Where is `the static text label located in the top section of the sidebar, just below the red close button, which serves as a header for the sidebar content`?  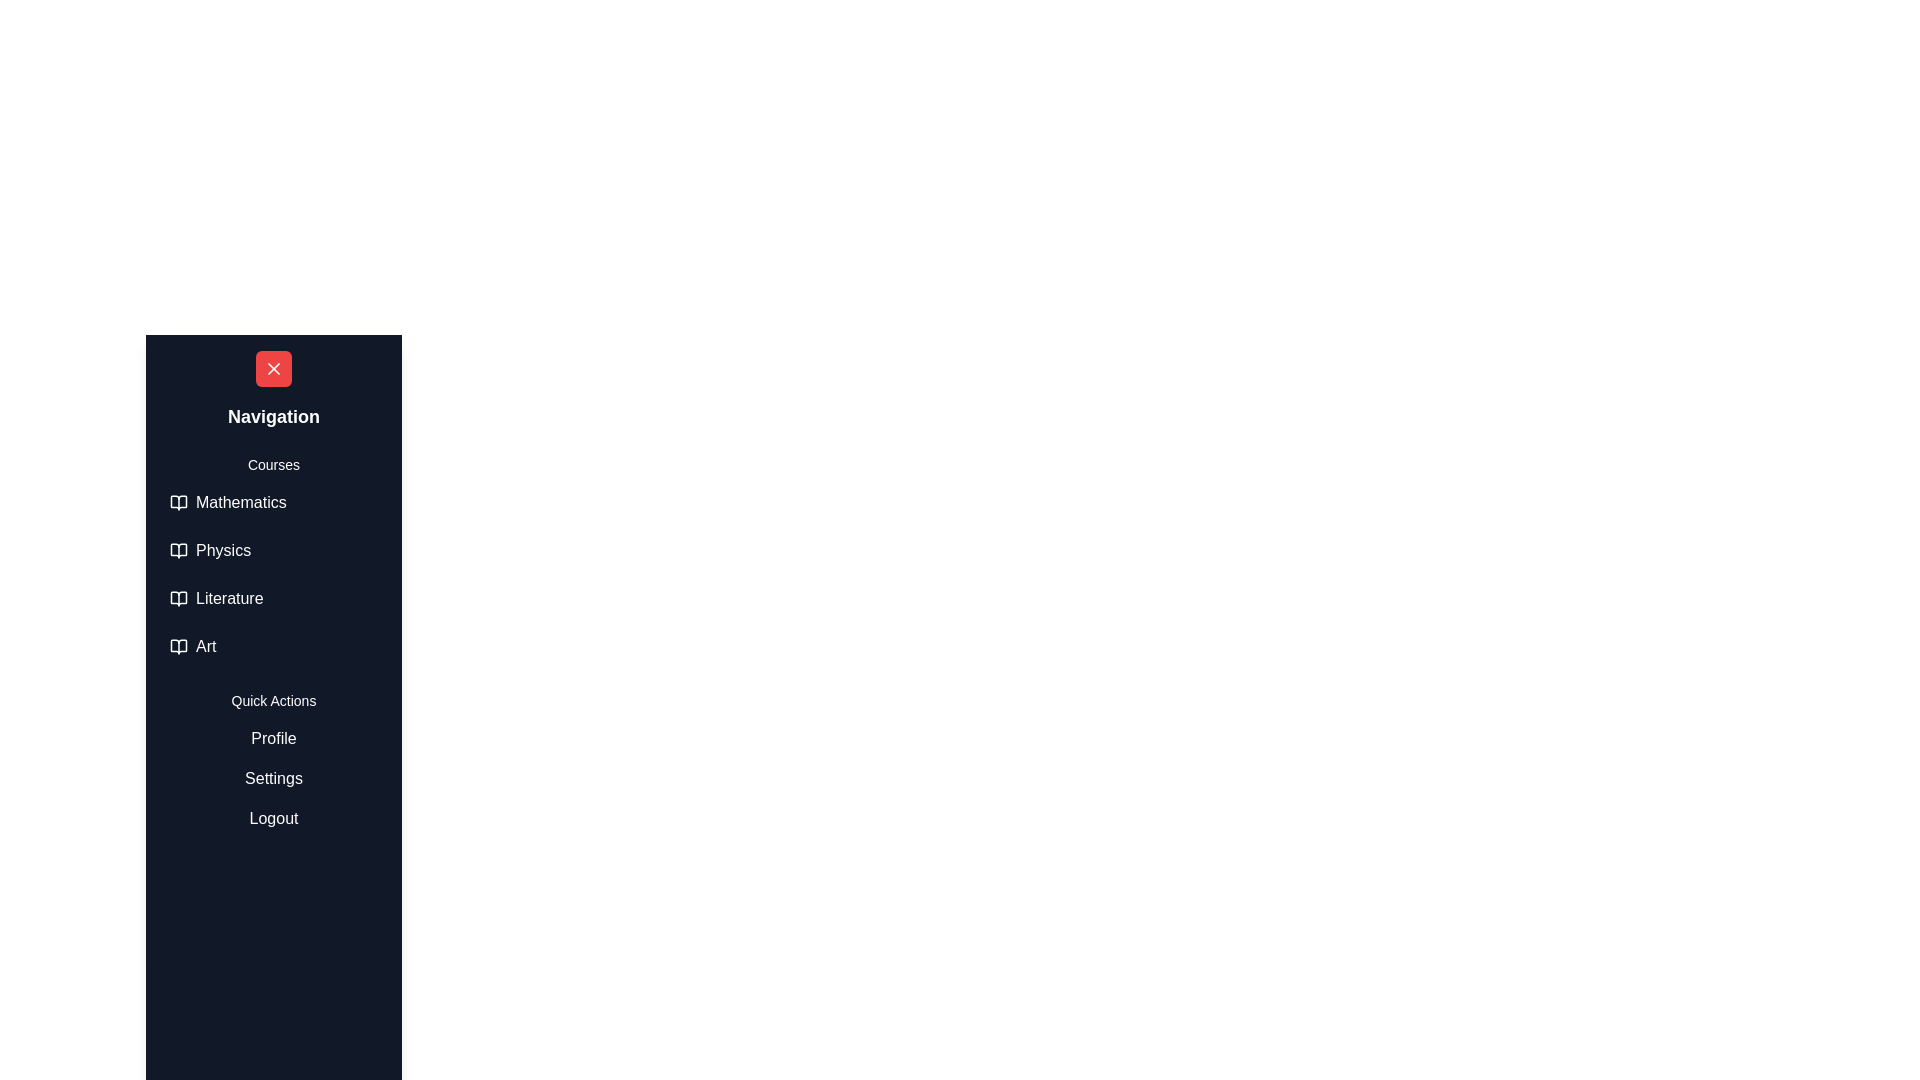
the static text label located in the top section of the sidebar, just below the red close button, which serves as a header for the sidebar content is located at coordinates (272, 415).